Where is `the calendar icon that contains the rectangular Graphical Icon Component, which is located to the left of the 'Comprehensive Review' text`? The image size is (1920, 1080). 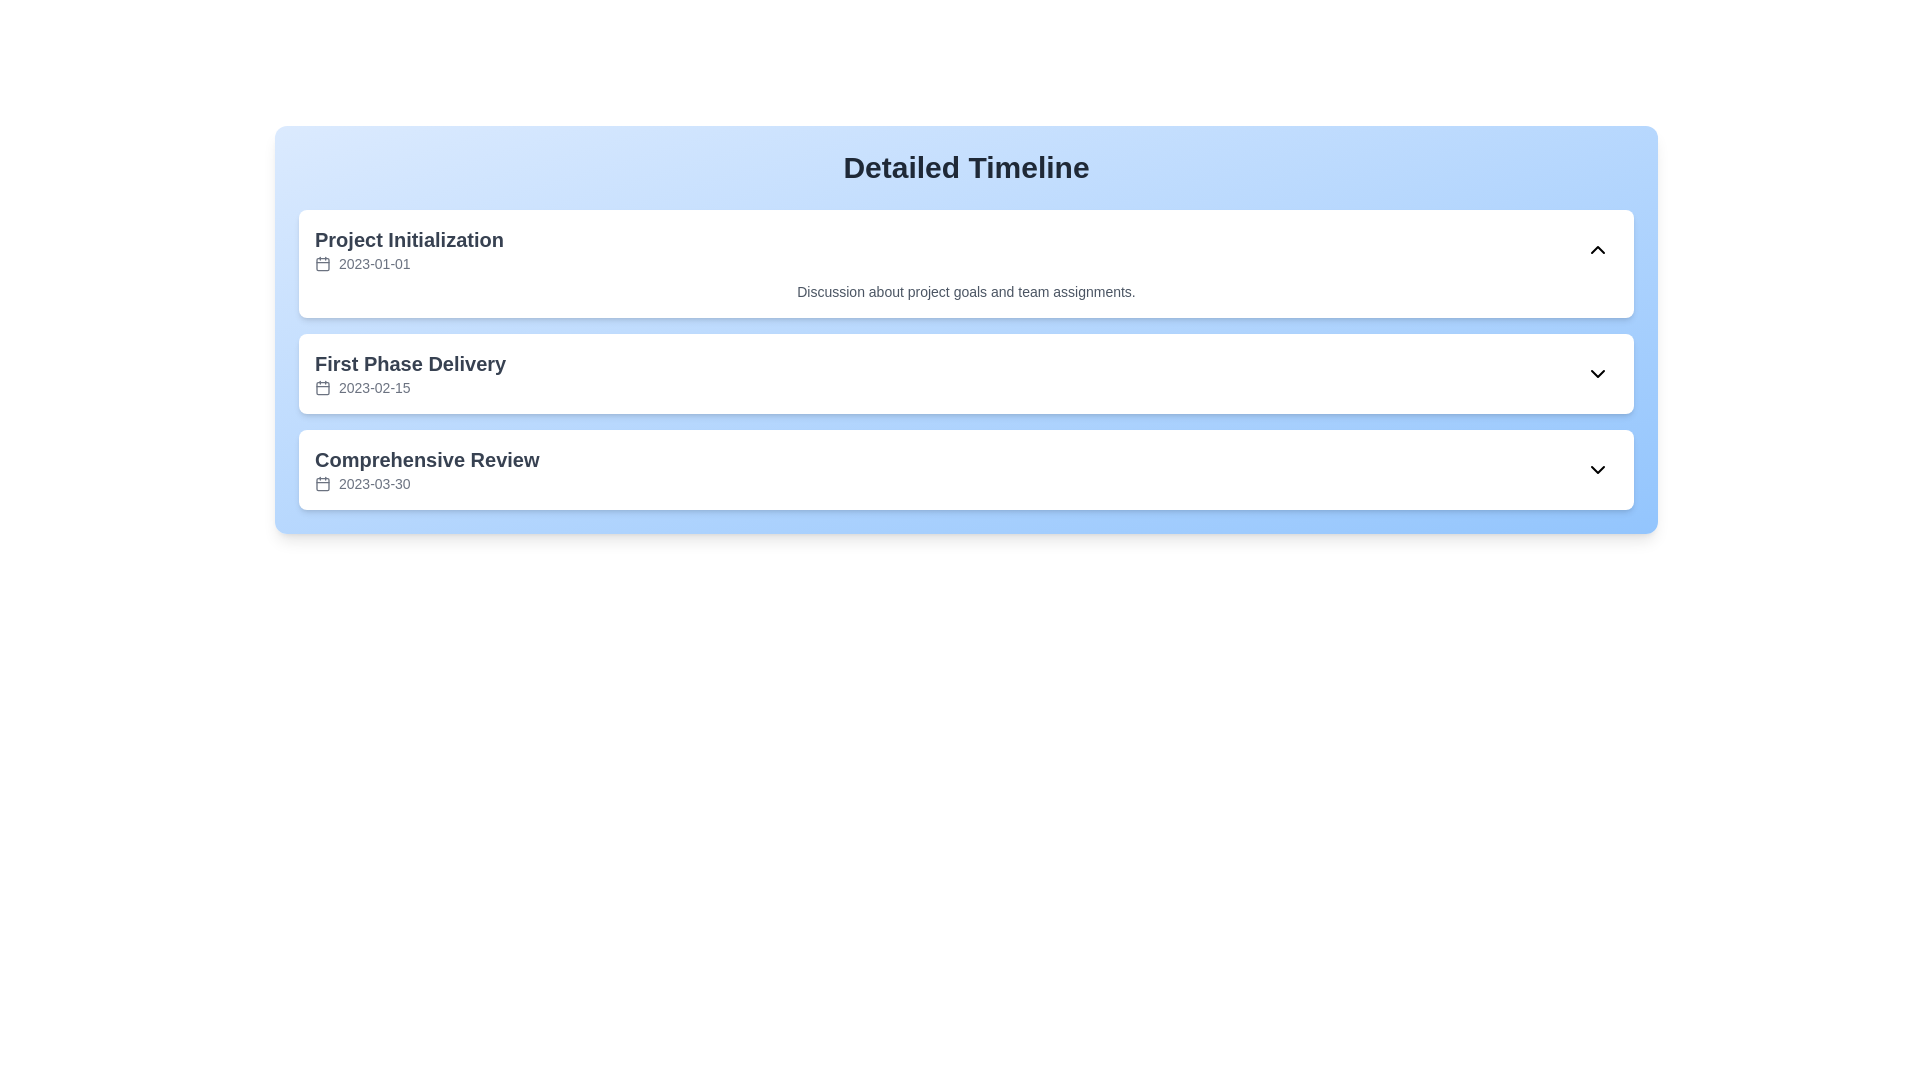 the calendar icon that contains the rectangular Graphical Icon Component, which is located to the left of the 'Comprehensive Review' text is located at coordinates (322, 483).